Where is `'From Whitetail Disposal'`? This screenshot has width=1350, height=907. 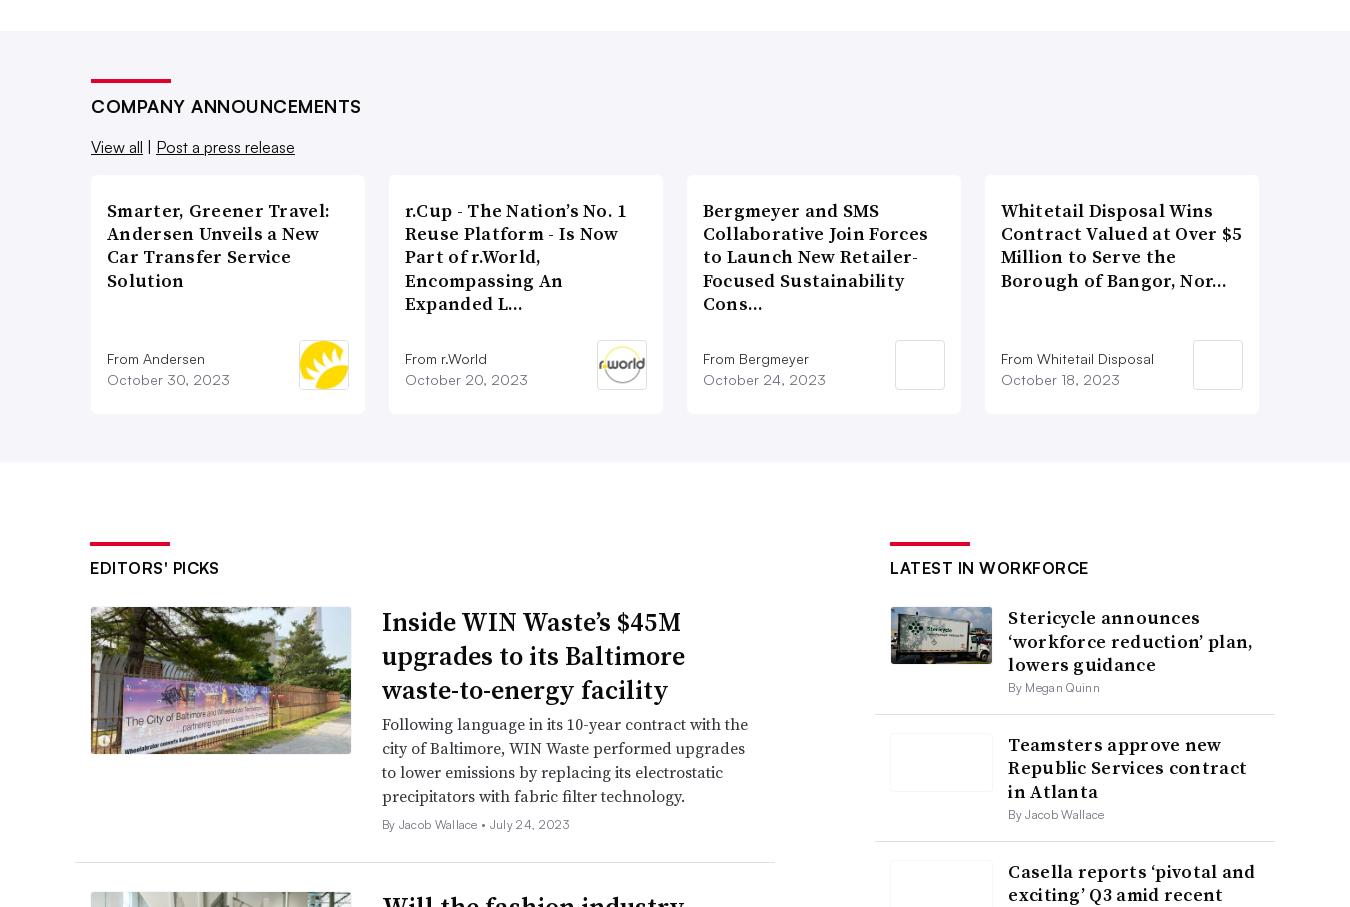
'From Whitetail Disposal' is located at coordinates (998, 356).